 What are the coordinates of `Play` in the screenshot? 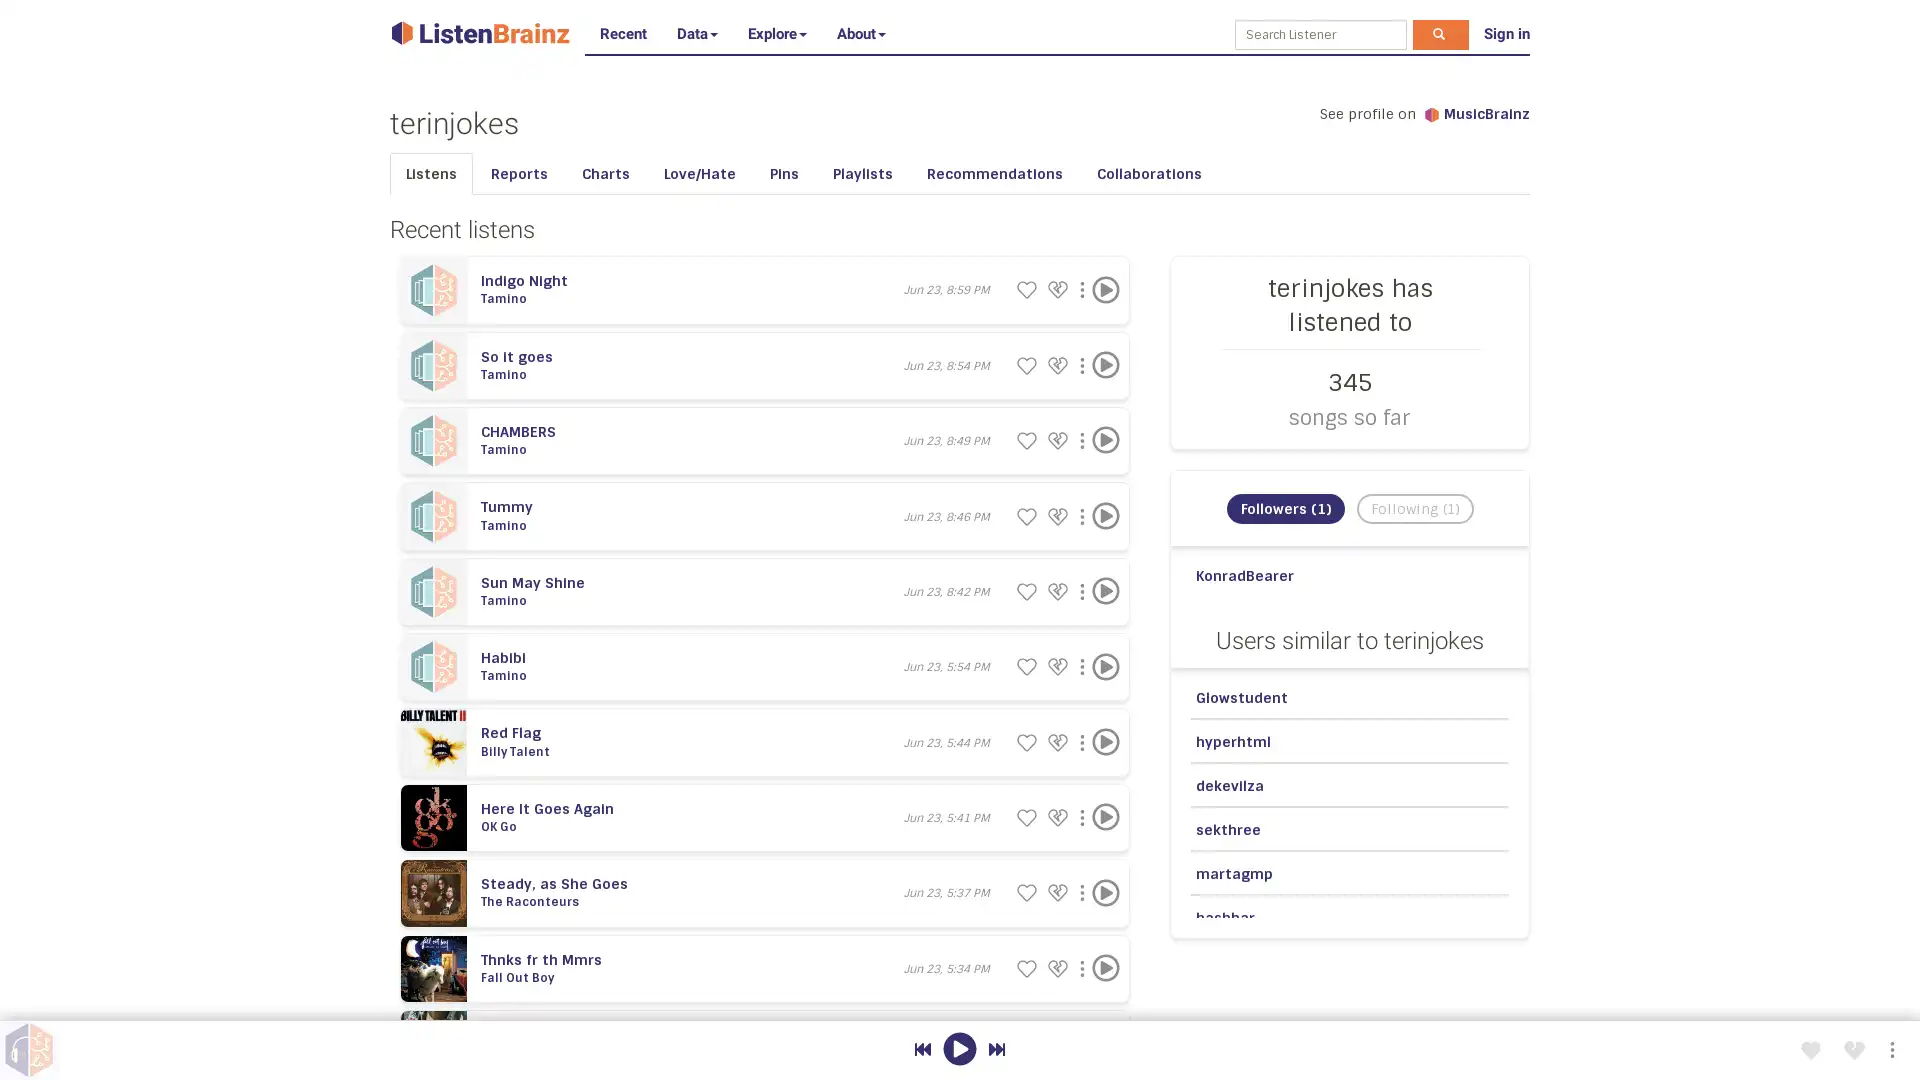 It's located at (1104, 741).